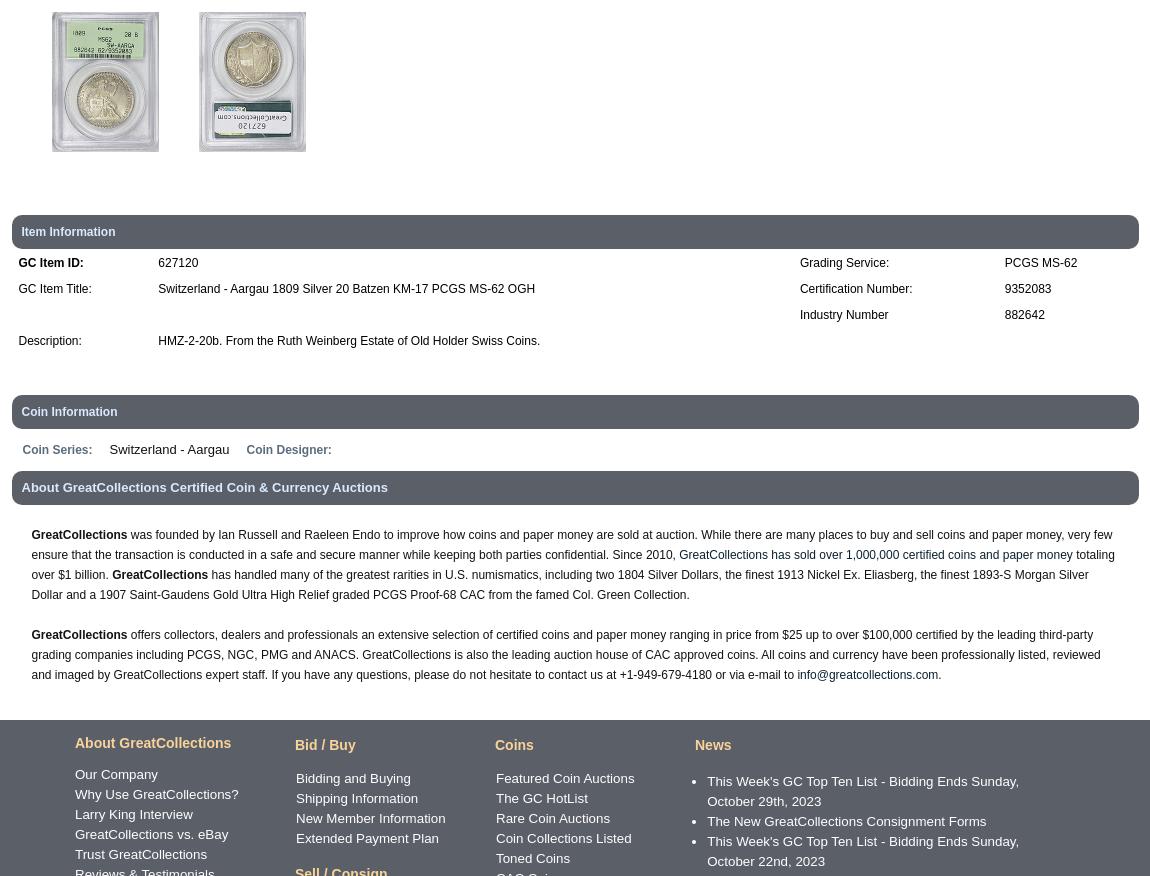 The image size is (1150, 876). I want to click on 'Coin Series:', so click(56, 449).